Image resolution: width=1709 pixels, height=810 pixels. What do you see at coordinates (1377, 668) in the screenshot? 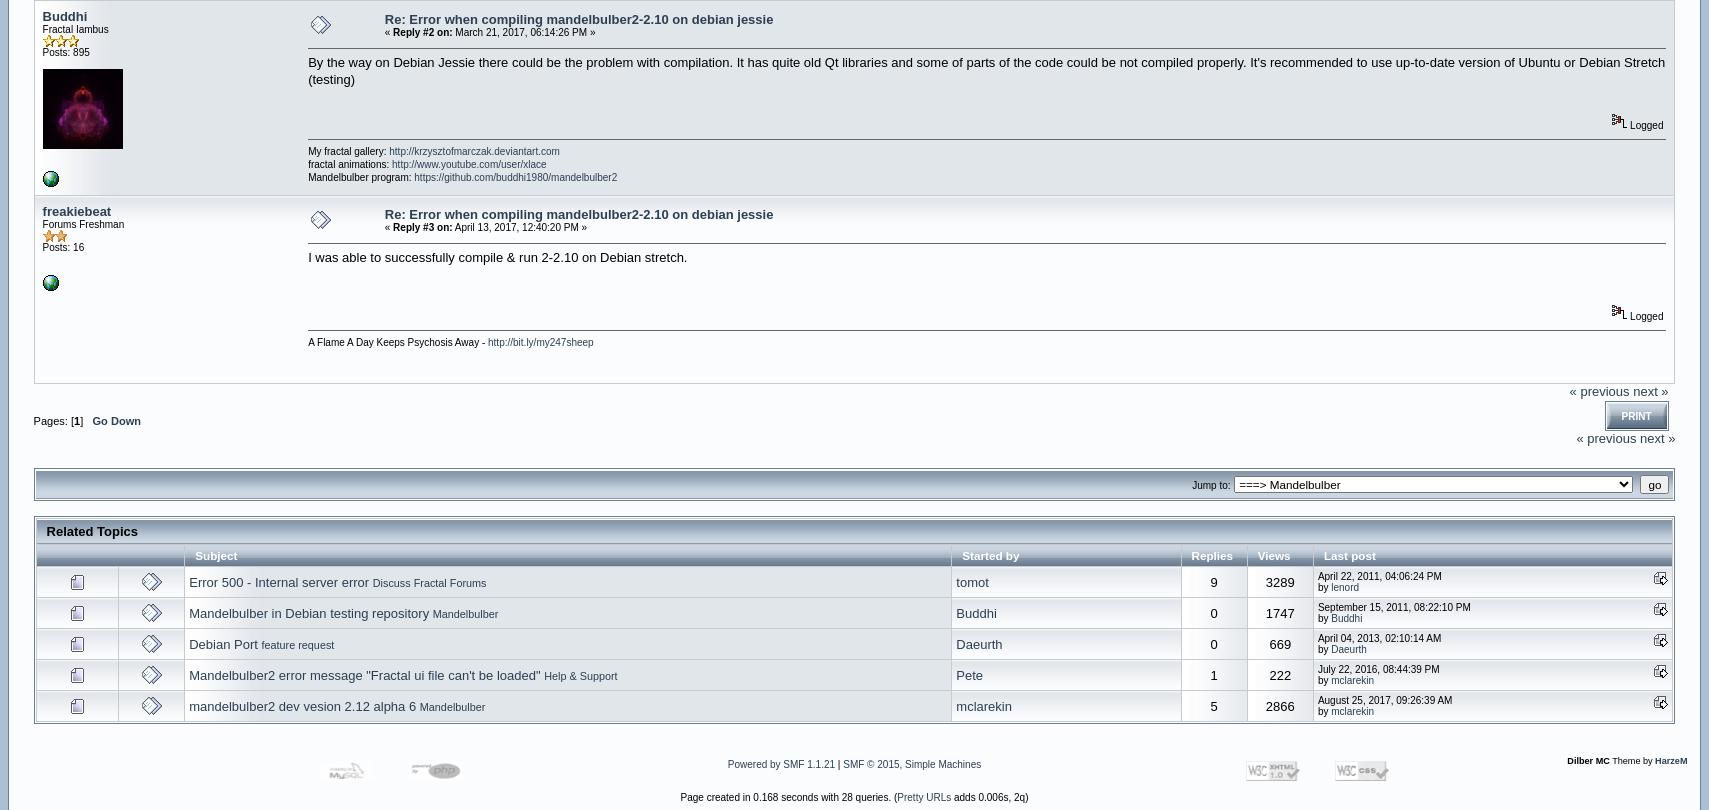
I see `'July 22, 2016, 08:44:39 PM'` at bounding box center [1377, 668].